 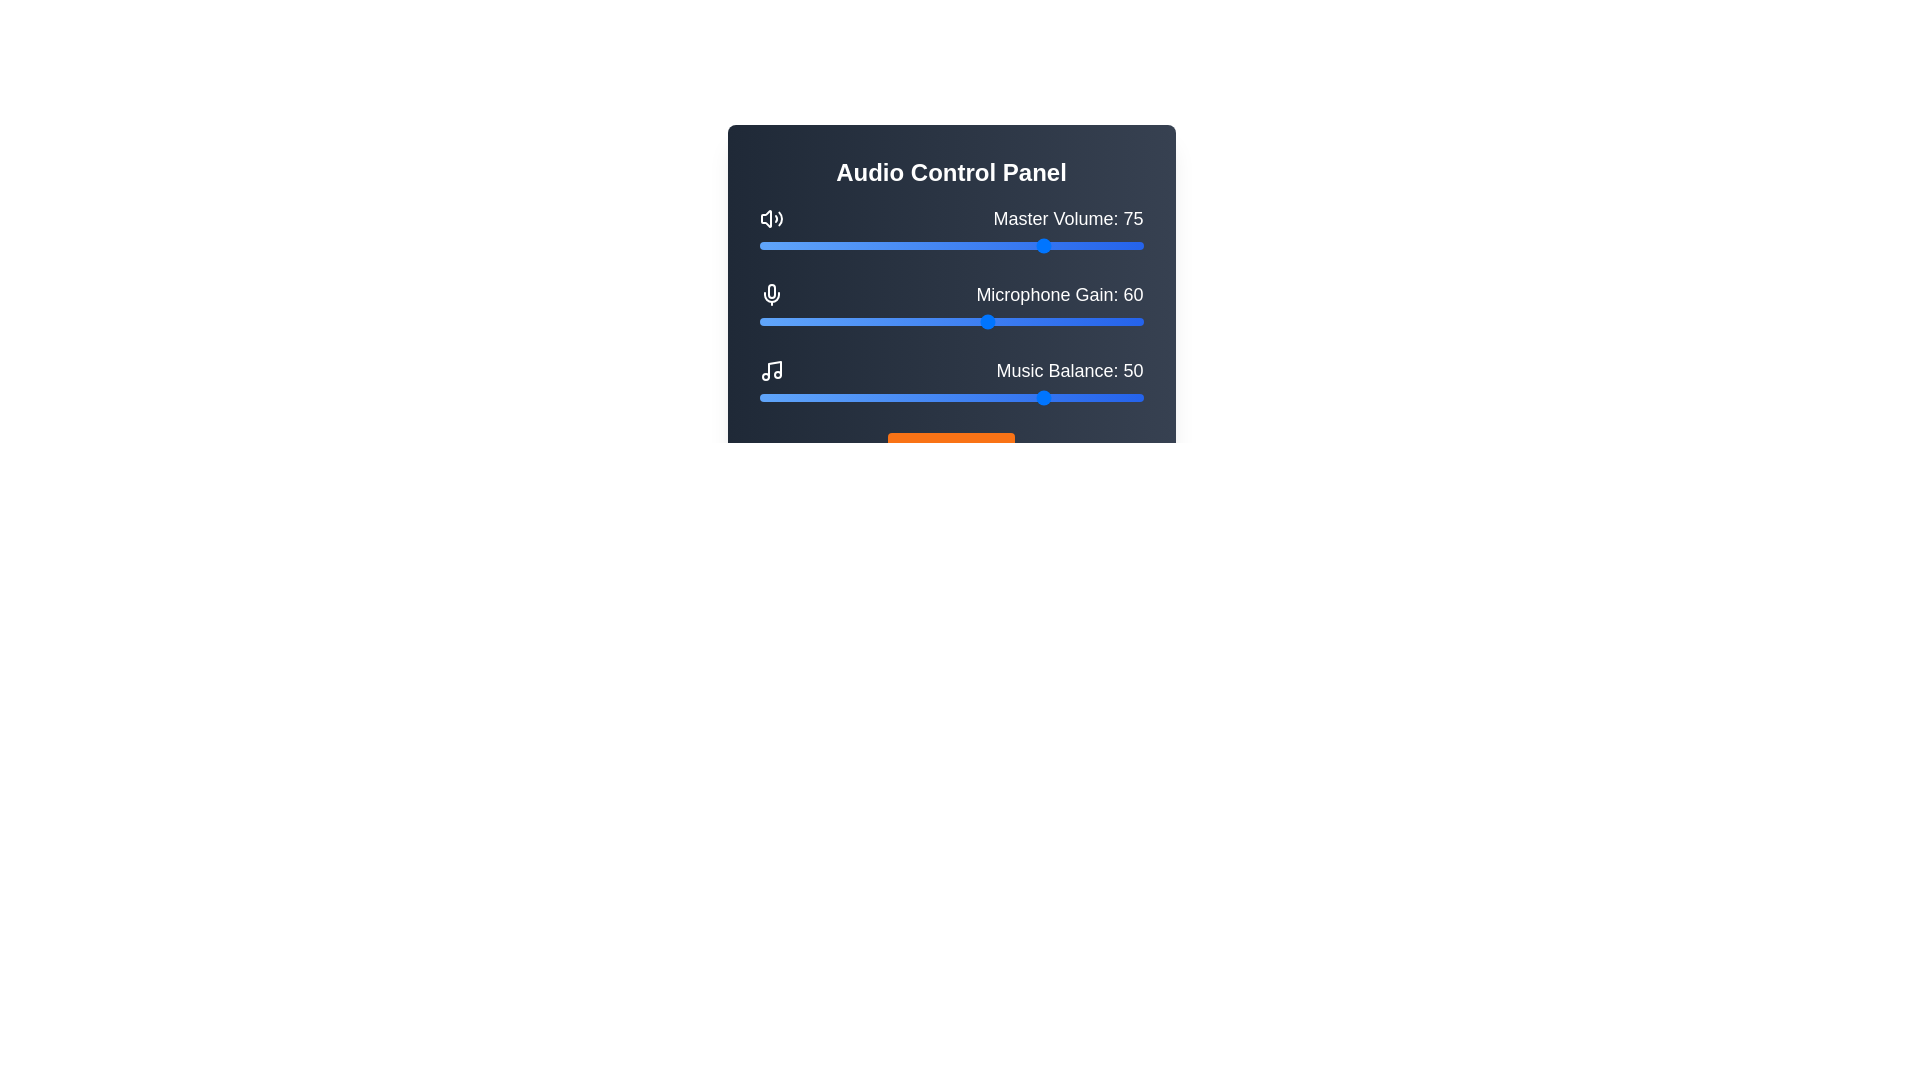 I want to click on the Master Volume slider to 0, so click(x=758, y=245).